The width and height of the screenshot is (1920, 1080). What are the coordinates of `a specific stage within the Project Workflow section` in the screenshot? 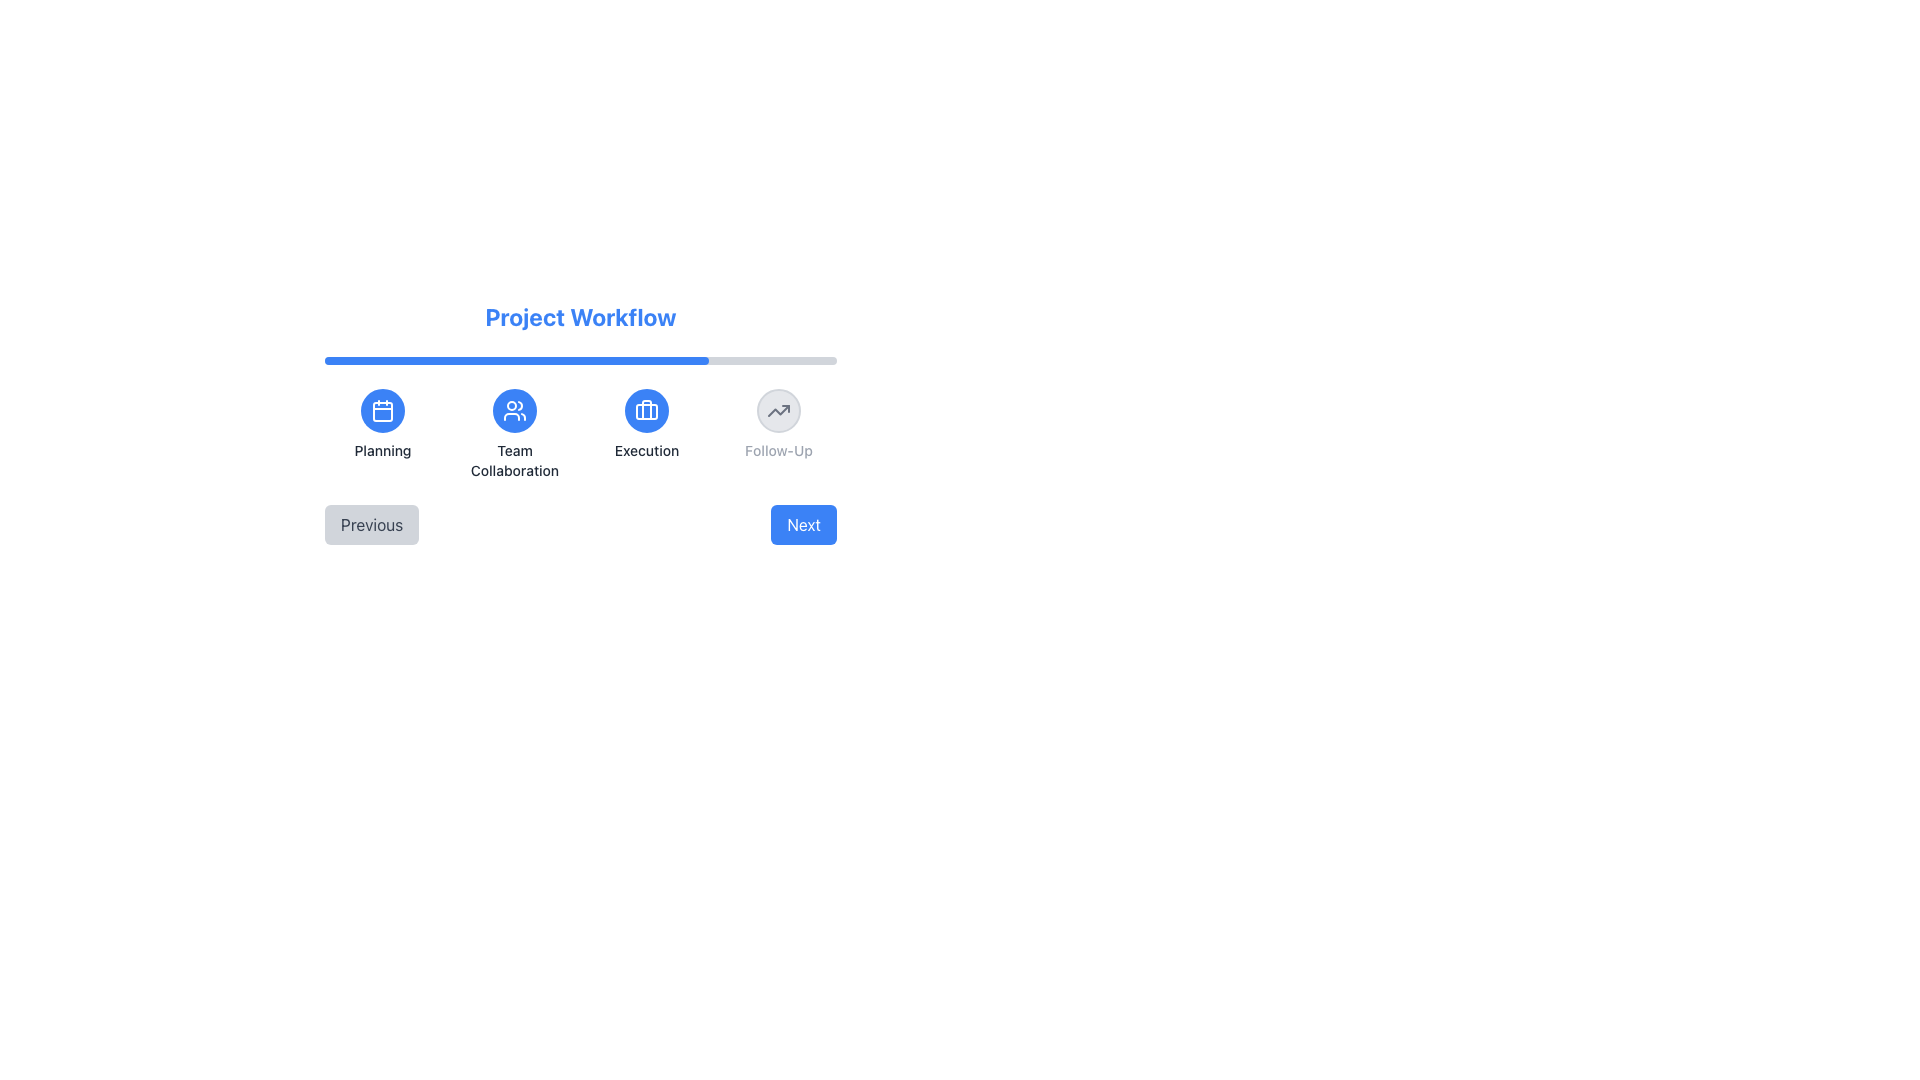 It's located at (579, 434).